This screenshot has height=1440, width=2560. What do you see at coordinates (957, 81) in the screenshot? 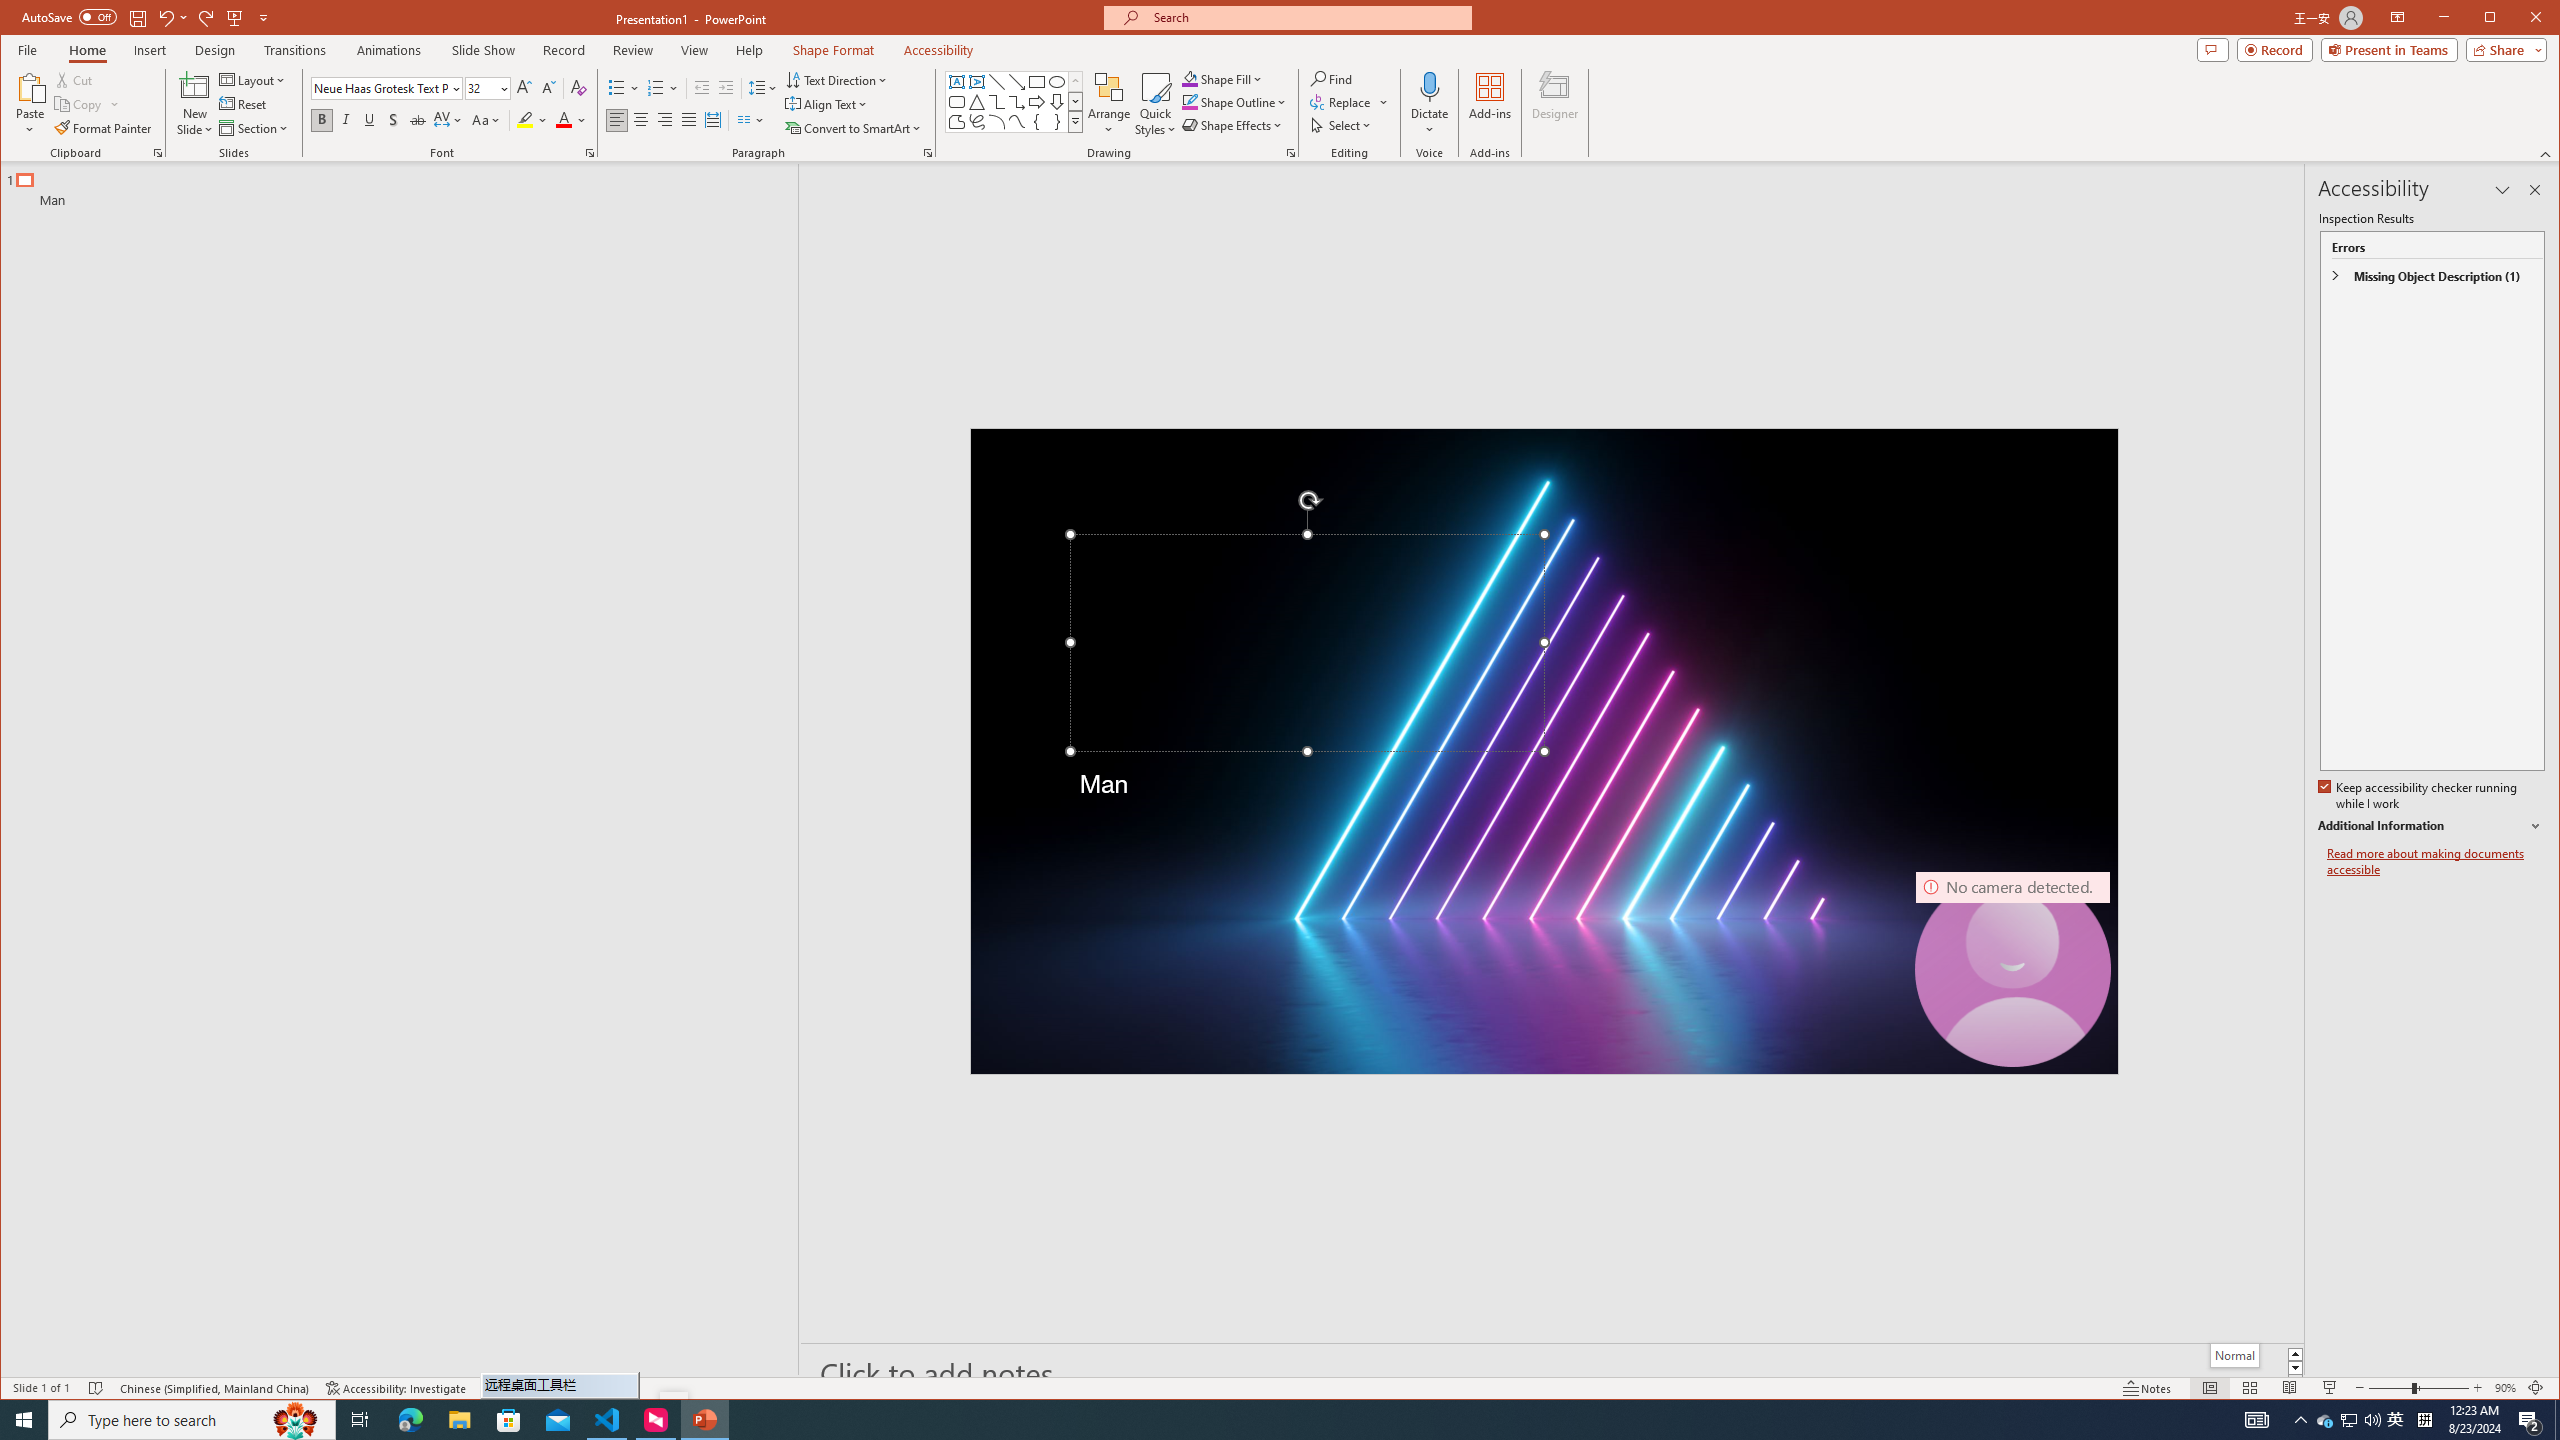
I see `'Text Box'` at bounding box center [957, 81].